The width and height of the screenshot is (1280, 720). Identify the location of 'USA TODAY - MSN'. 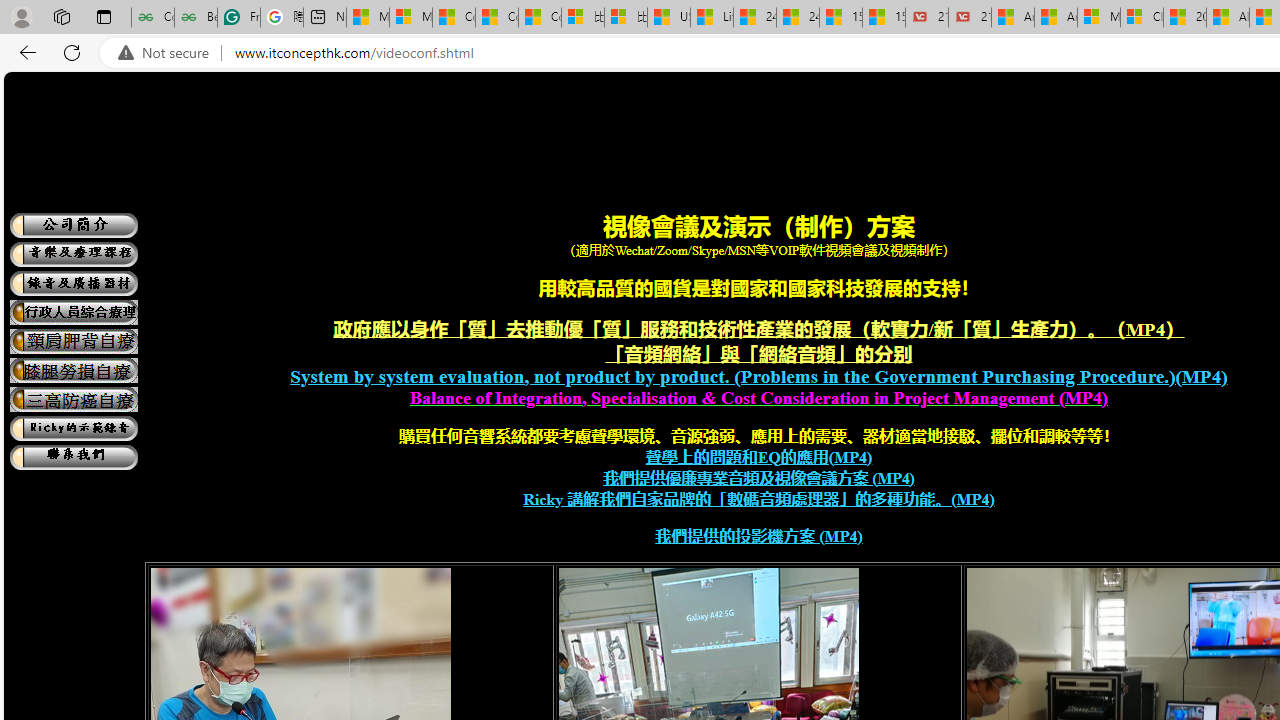
(668, 17).